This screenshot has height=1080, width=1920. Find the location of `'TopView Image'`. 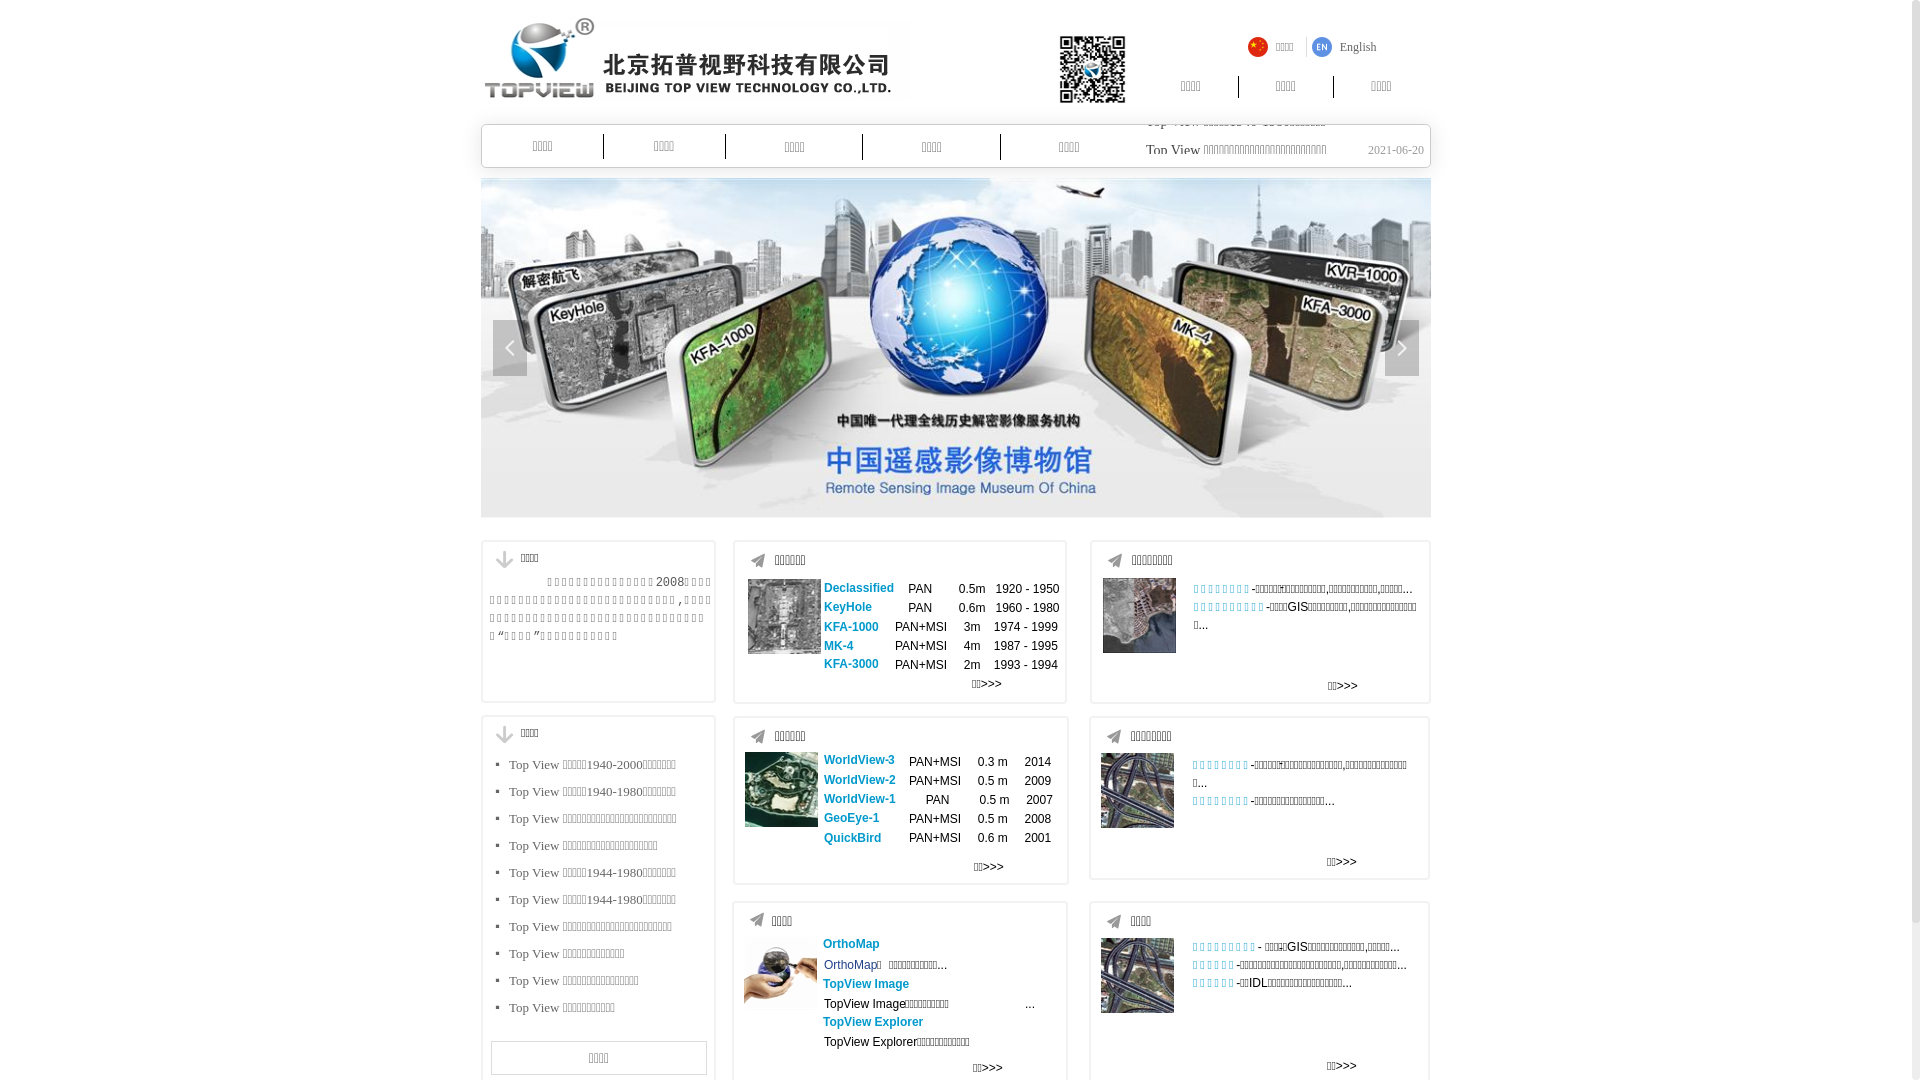

'TopView Image' is located at coordinates (817, 982).